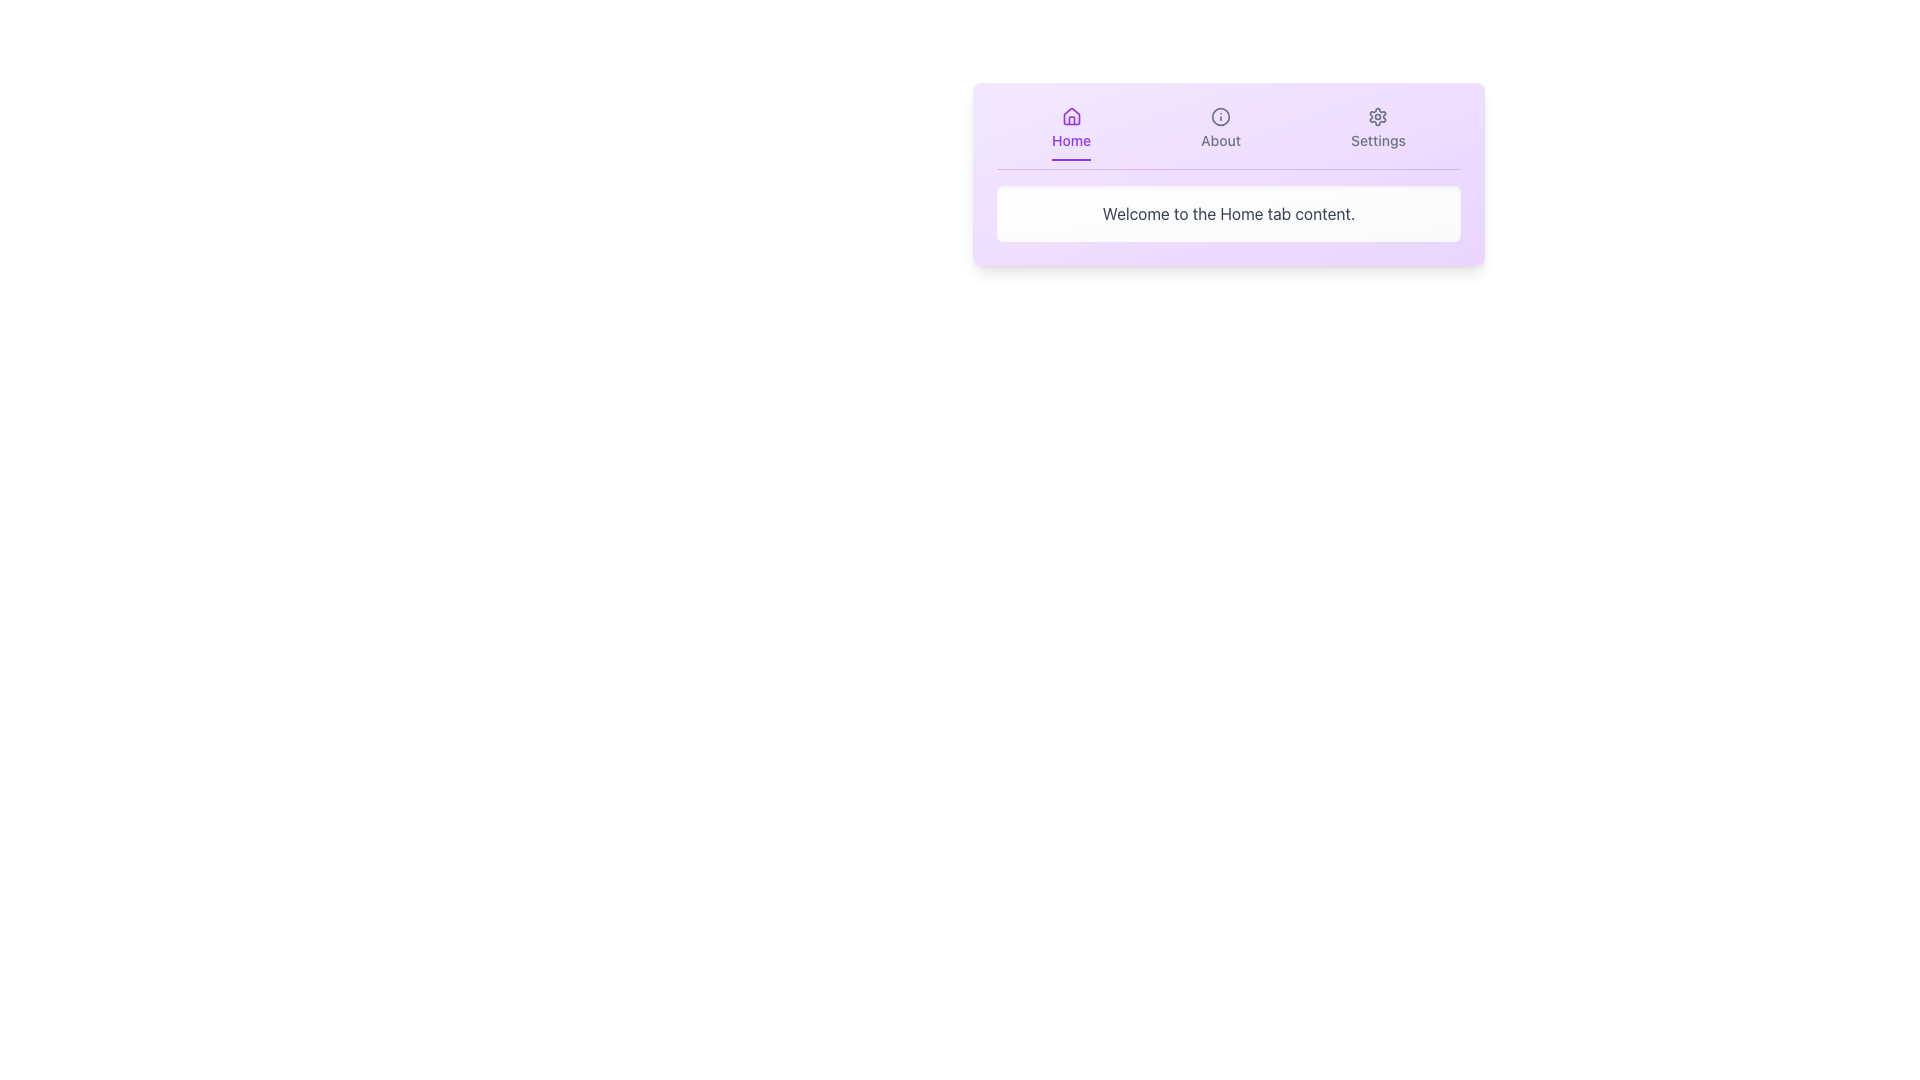  What do you see at coordinates (1219, 116) in the screenshot?
I see `the information SVG icon located in the 'About' tab, which is positioned centrally among the top navigation bar elements and directly above the 'About' text label` at bounding box center [1219, 116].